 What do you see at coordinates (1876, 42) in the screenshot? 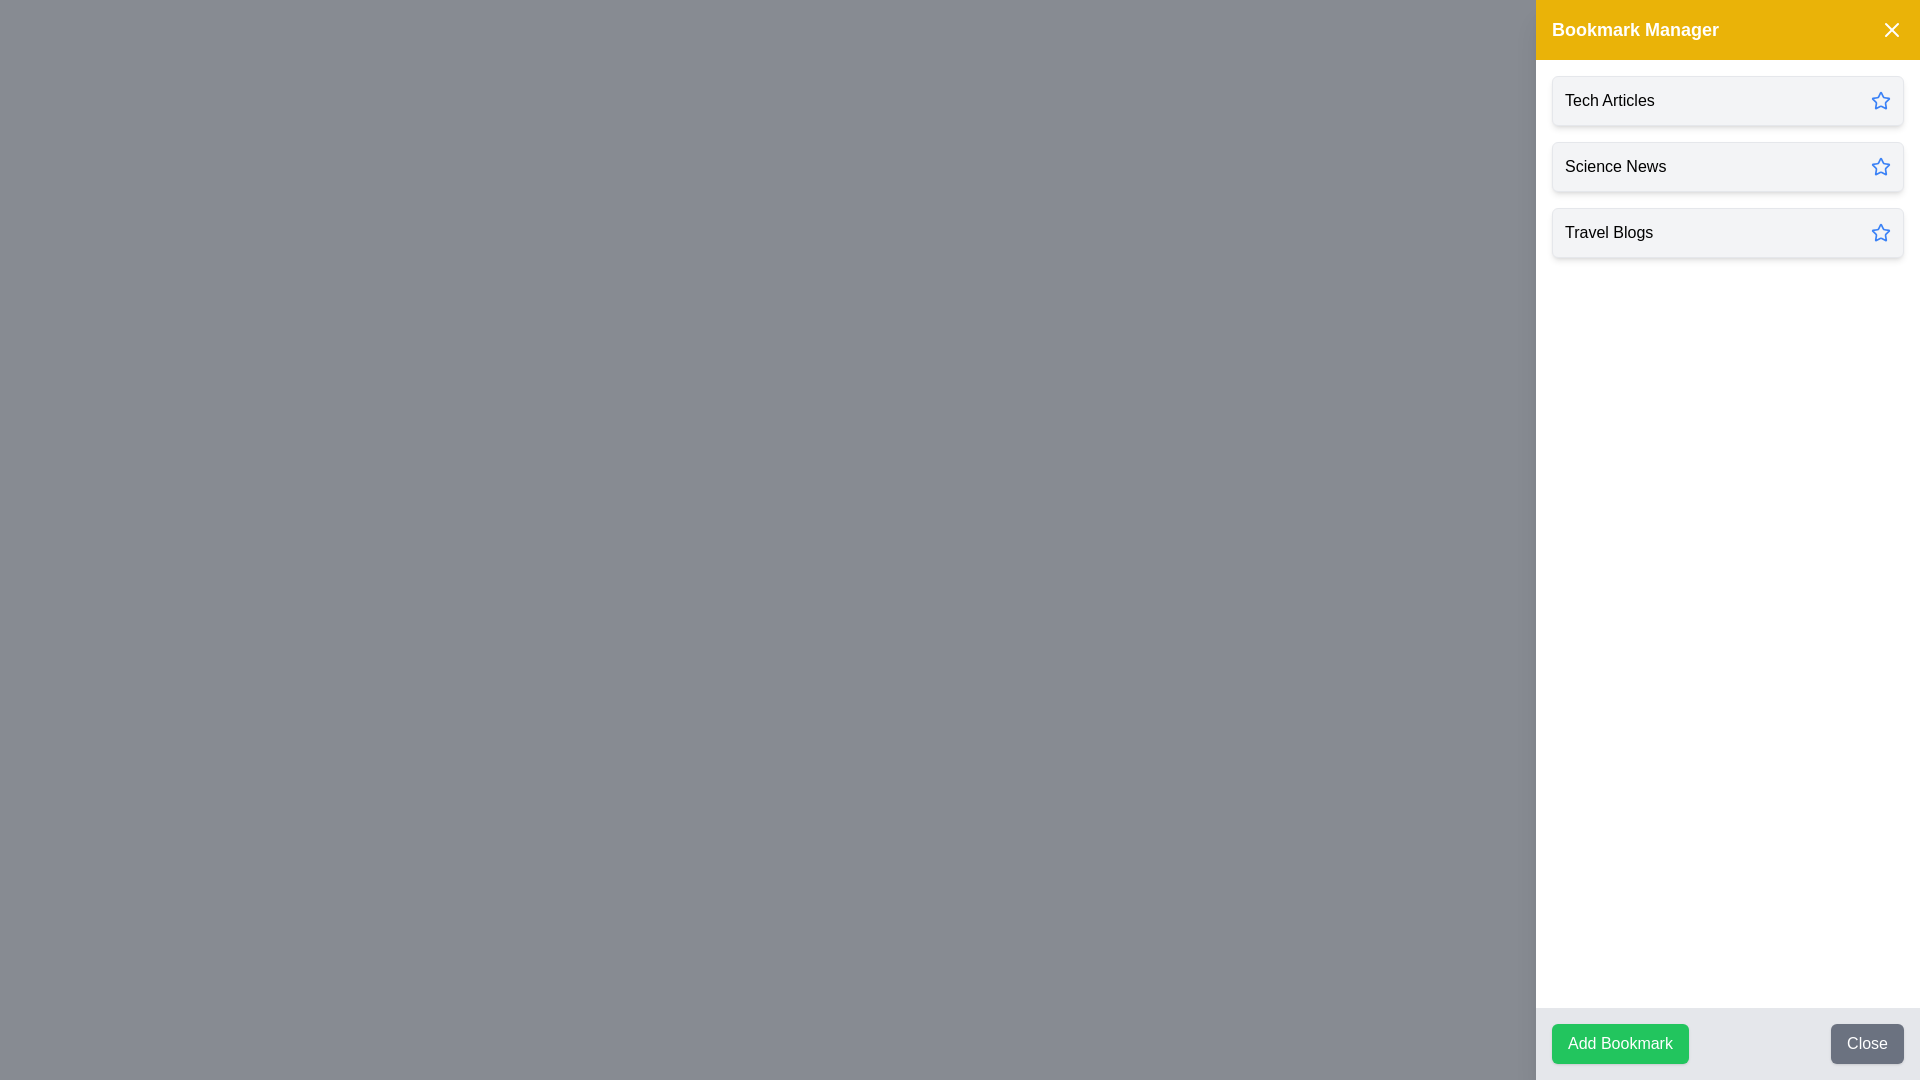
I see `the small bookmark icon located inside the floating yellow circular button in the top-right corner of the interface` at bounding box center [1876, 42].